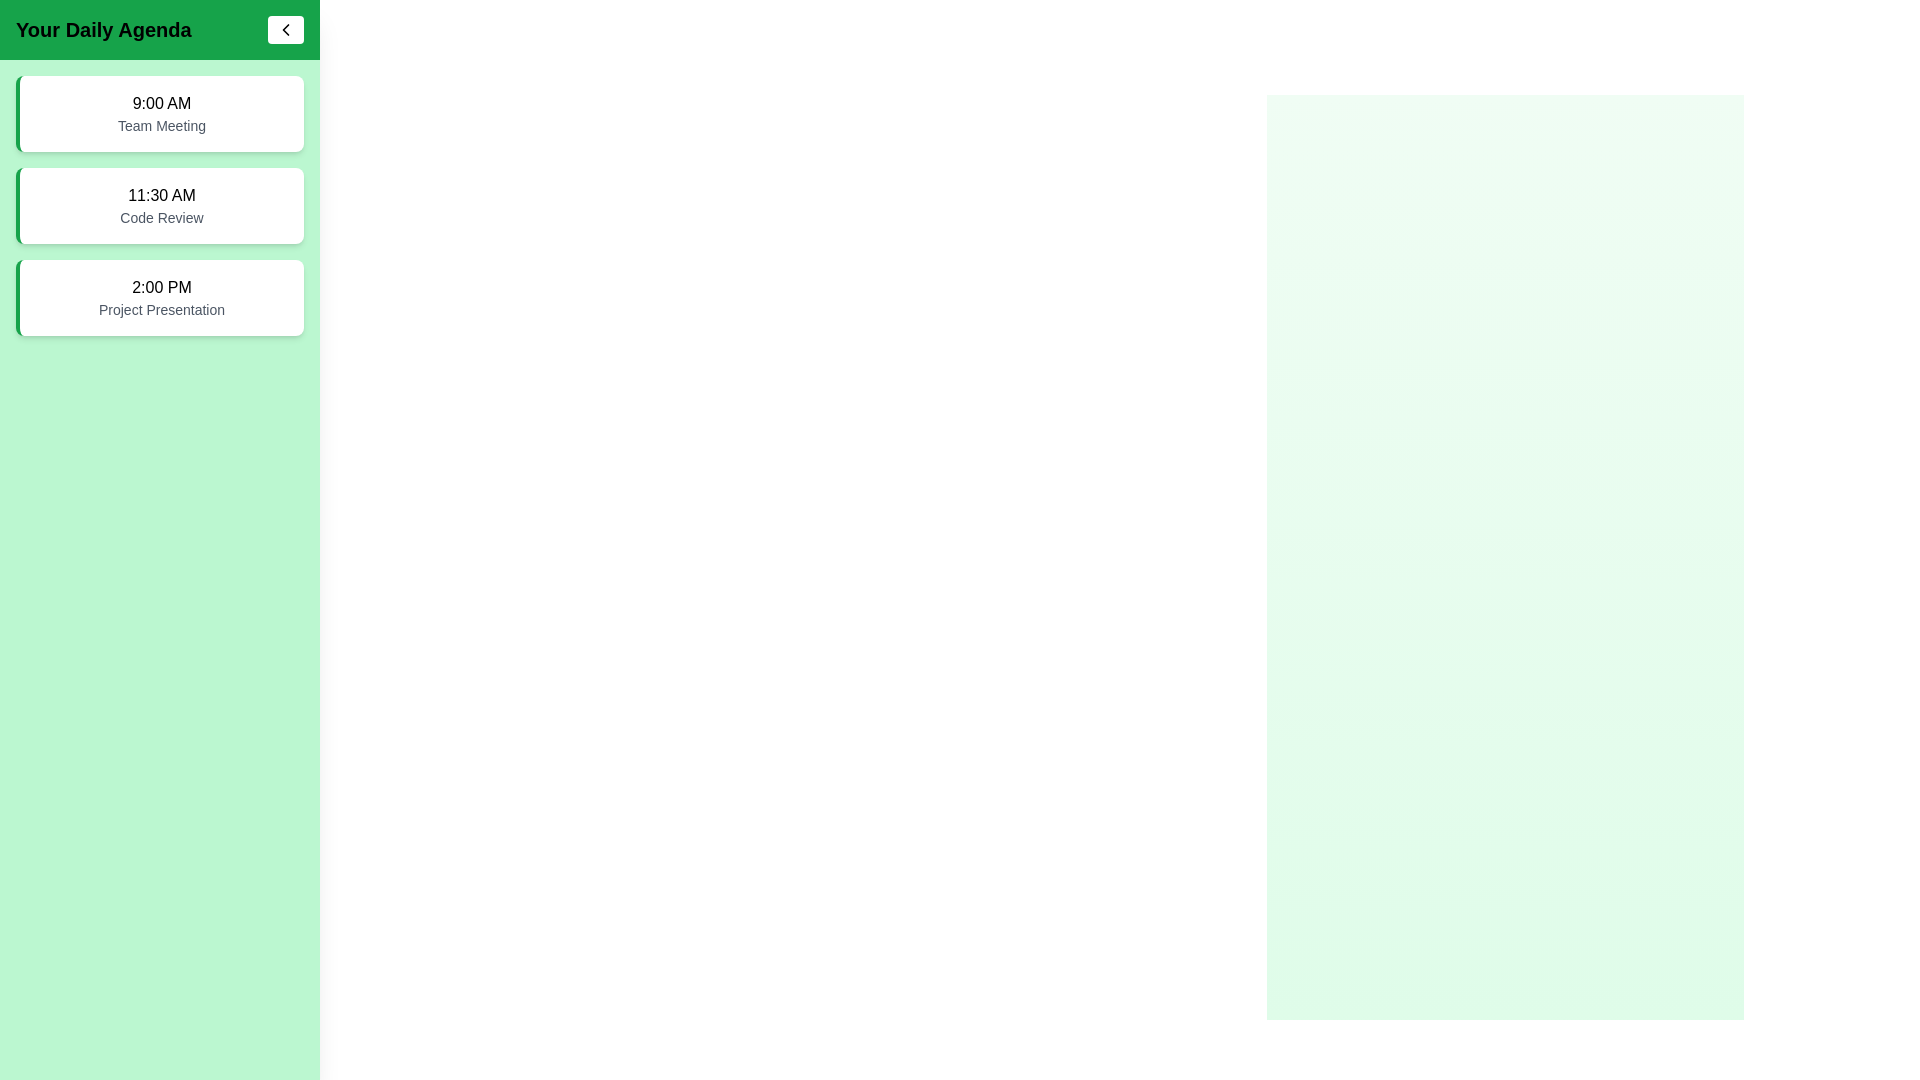  What do you see at coordinates (285, 30) in the screenshot?
I see `the back button icon located in the top-left section of the interface near the 'Your Daily Agenda' header` at bounding box center [285, 30].